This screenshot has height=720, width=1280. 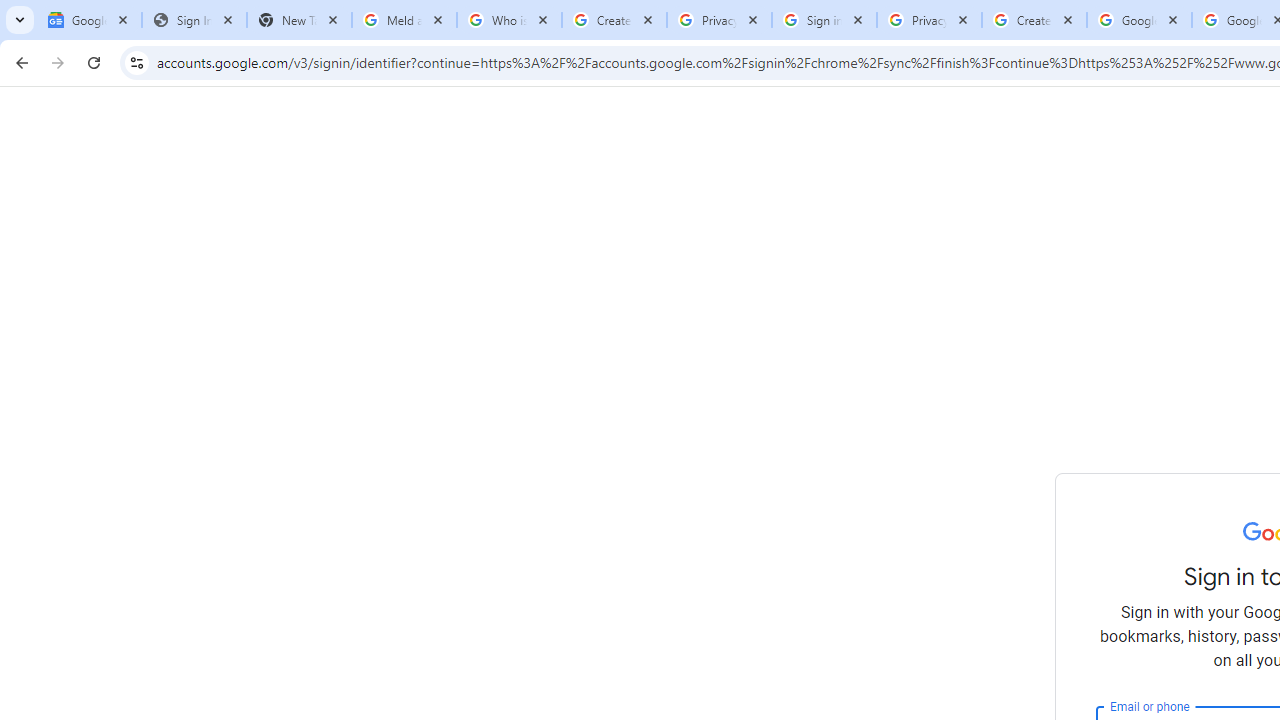 What do you see at coordinates (1034, 20) in the screenshot?
I see `'Create your Google Account'` at bounding box center [1034, 20].